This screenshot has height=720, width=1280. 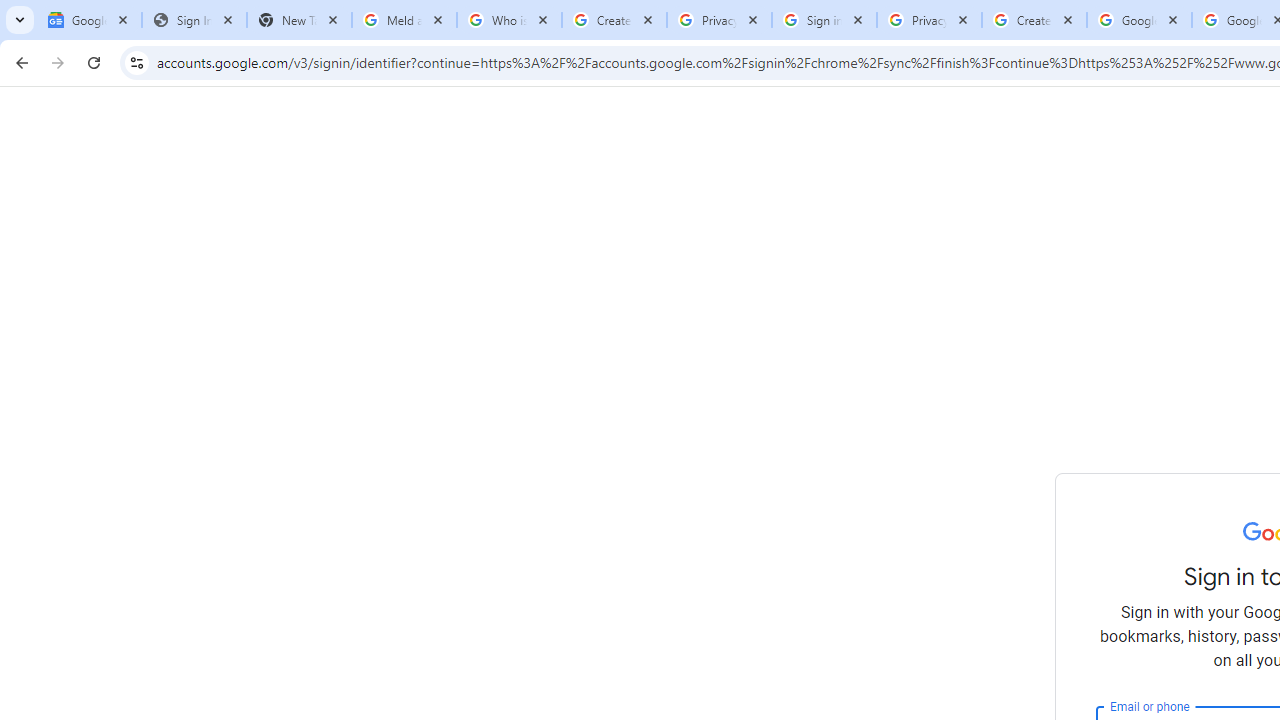 What do you see at coordinates (1034, 20) in the screenshot?
I see `'Create your Google Account'` at bounding box center [1034, 20].